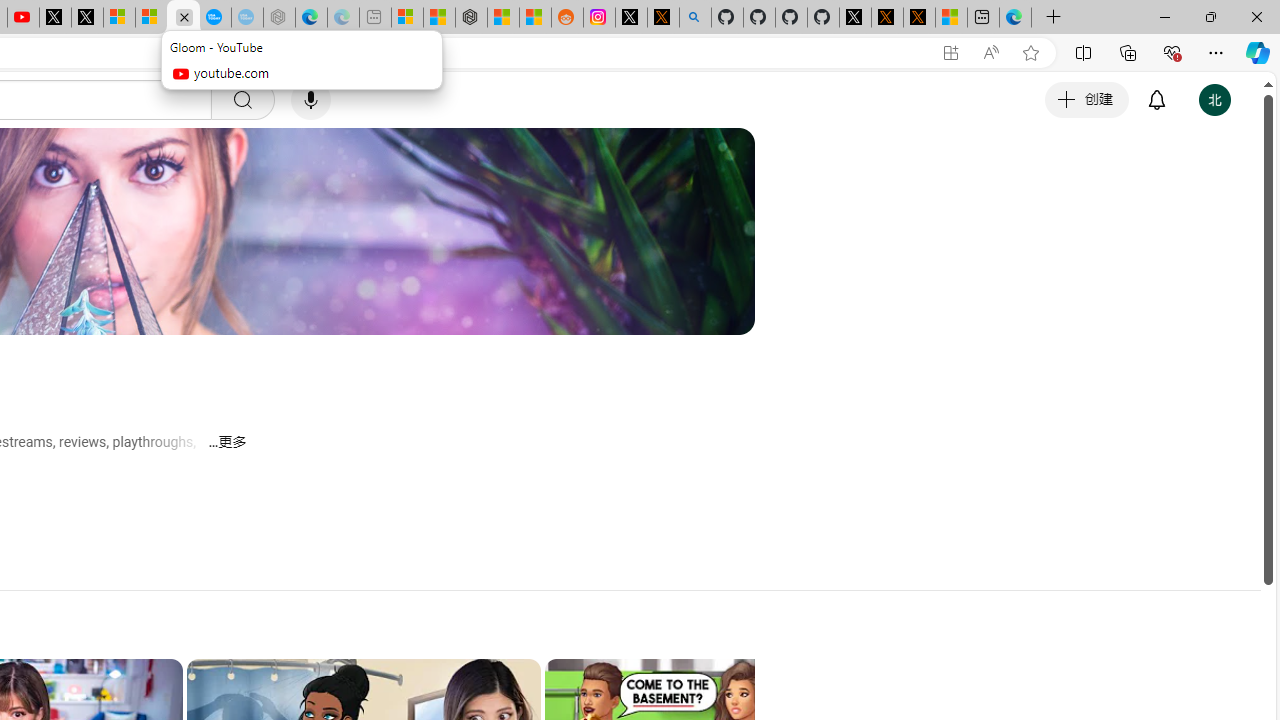 The height and width of the screenshot is (720, 1280). I want to click on 'New Tab', so click(1052, 17).